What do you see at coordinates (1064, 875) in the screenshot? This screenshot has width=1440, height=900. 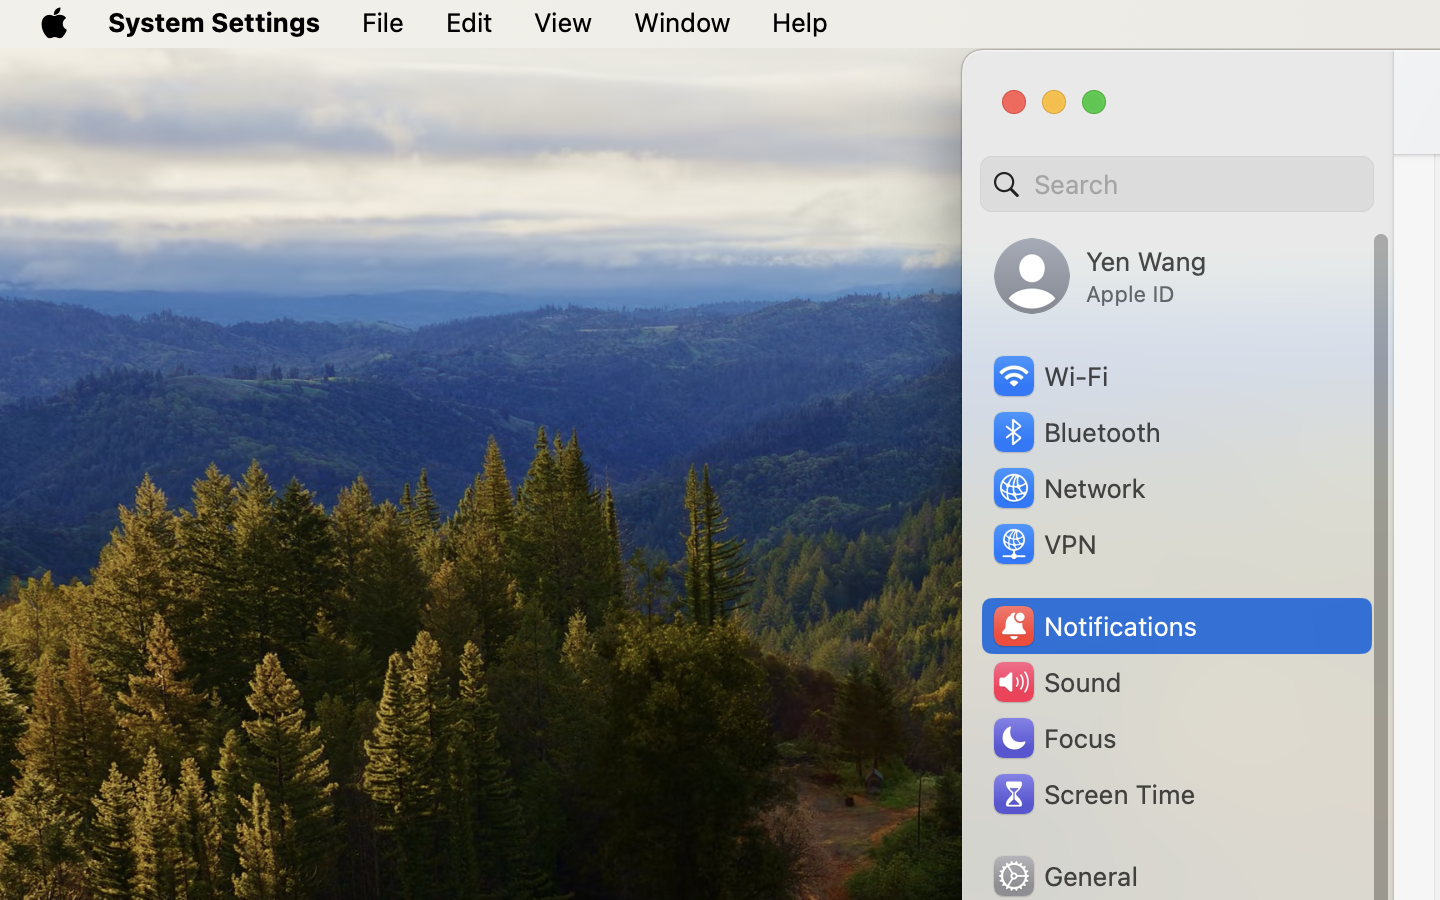 I see `'General'` at bounding box center [1064, 875].